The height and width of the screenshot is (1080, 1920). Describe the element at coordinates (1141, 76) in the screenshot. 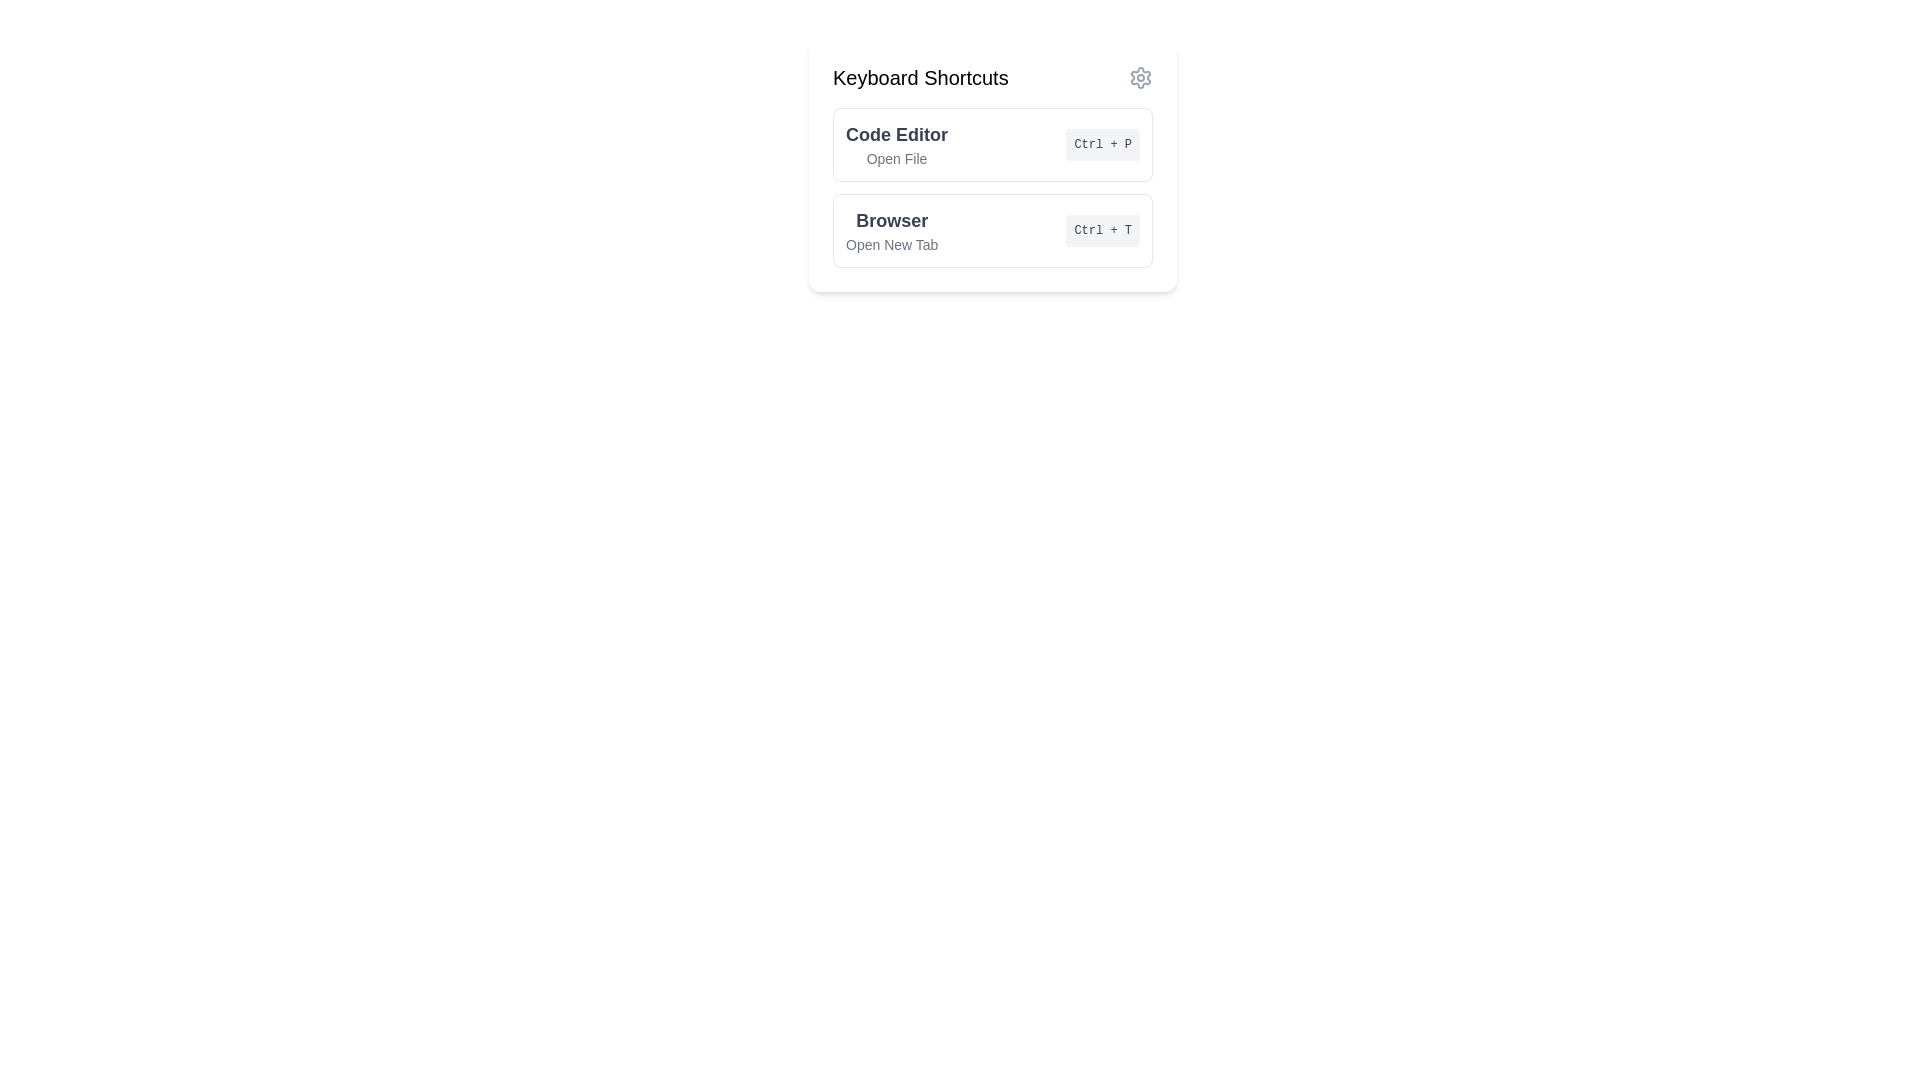

I see `the Settings icon, which is a gray gear icon located on the right side of the header bar titled 'Keyboard Shortcuts'` at that location.